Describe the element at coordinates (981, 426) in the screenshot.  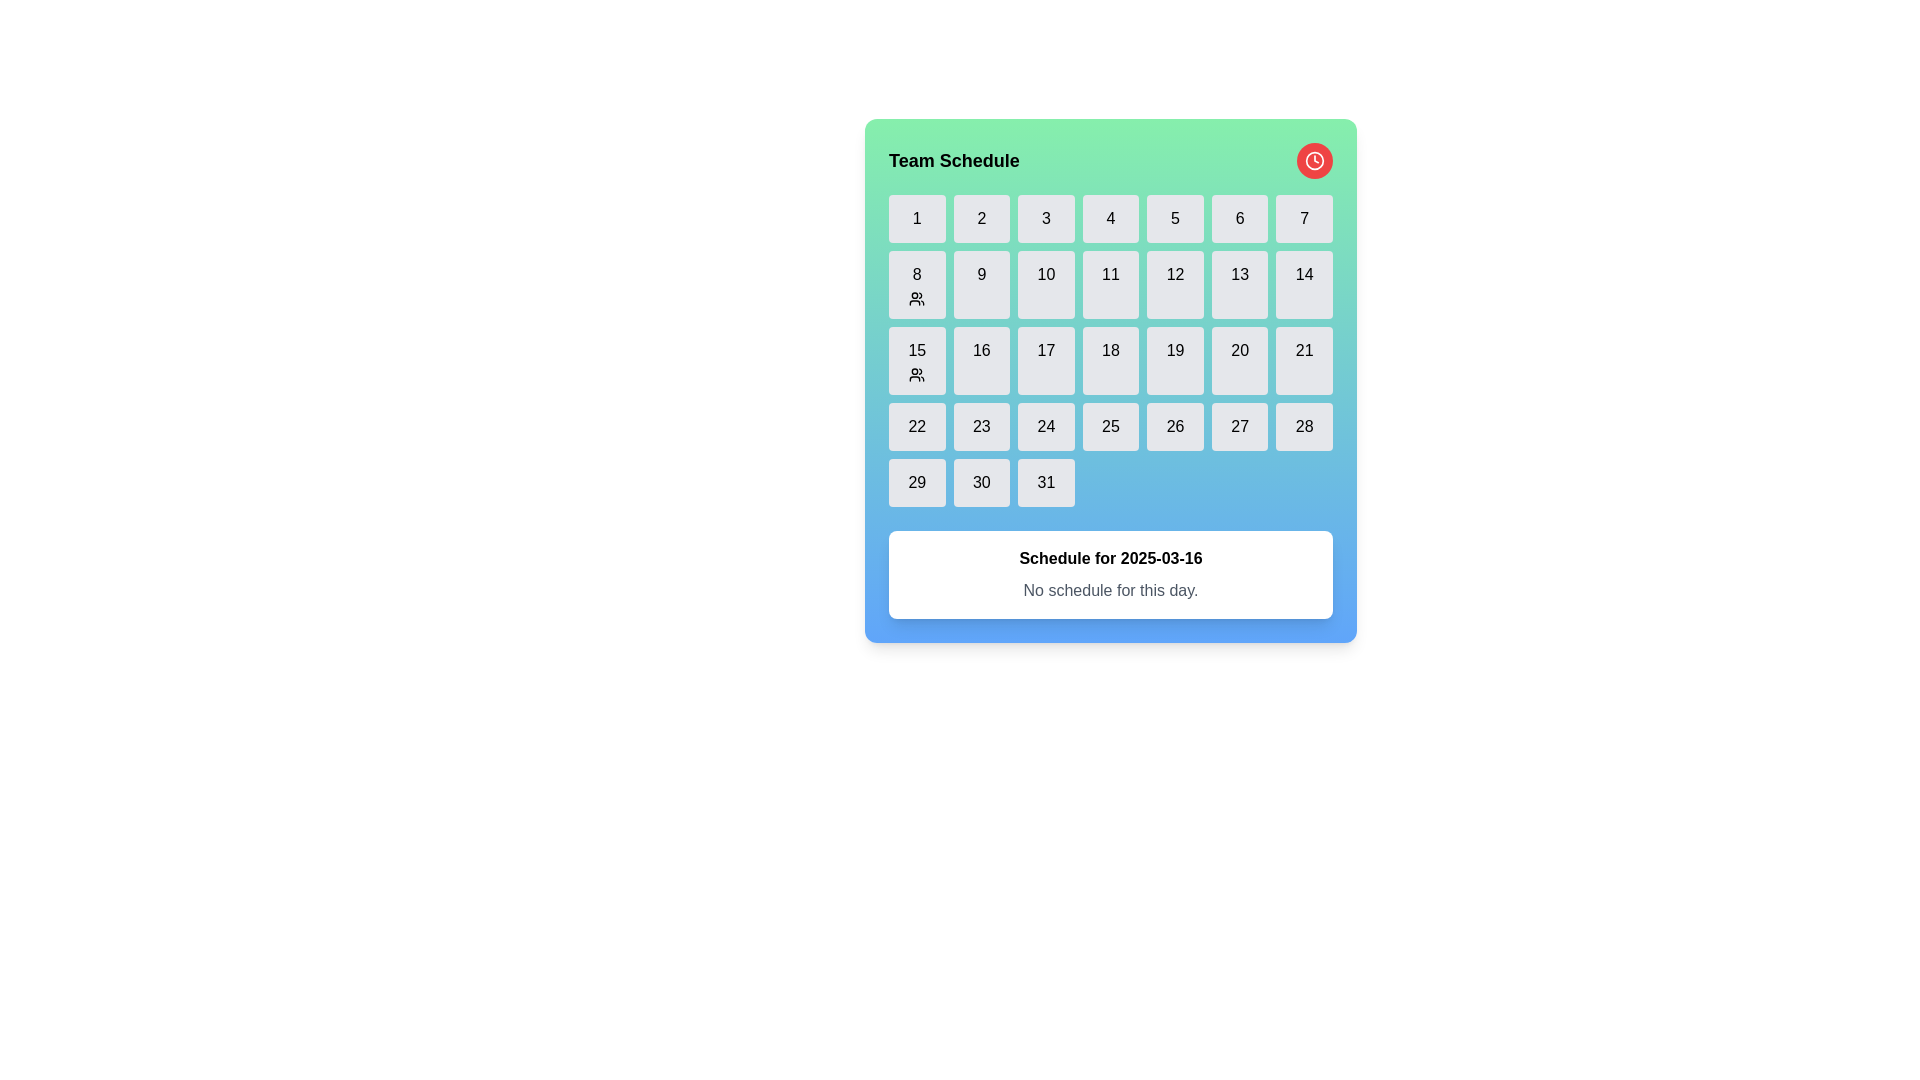
I see `the date label within the calendar button located in the fourth row, second column of the grid` at that location.